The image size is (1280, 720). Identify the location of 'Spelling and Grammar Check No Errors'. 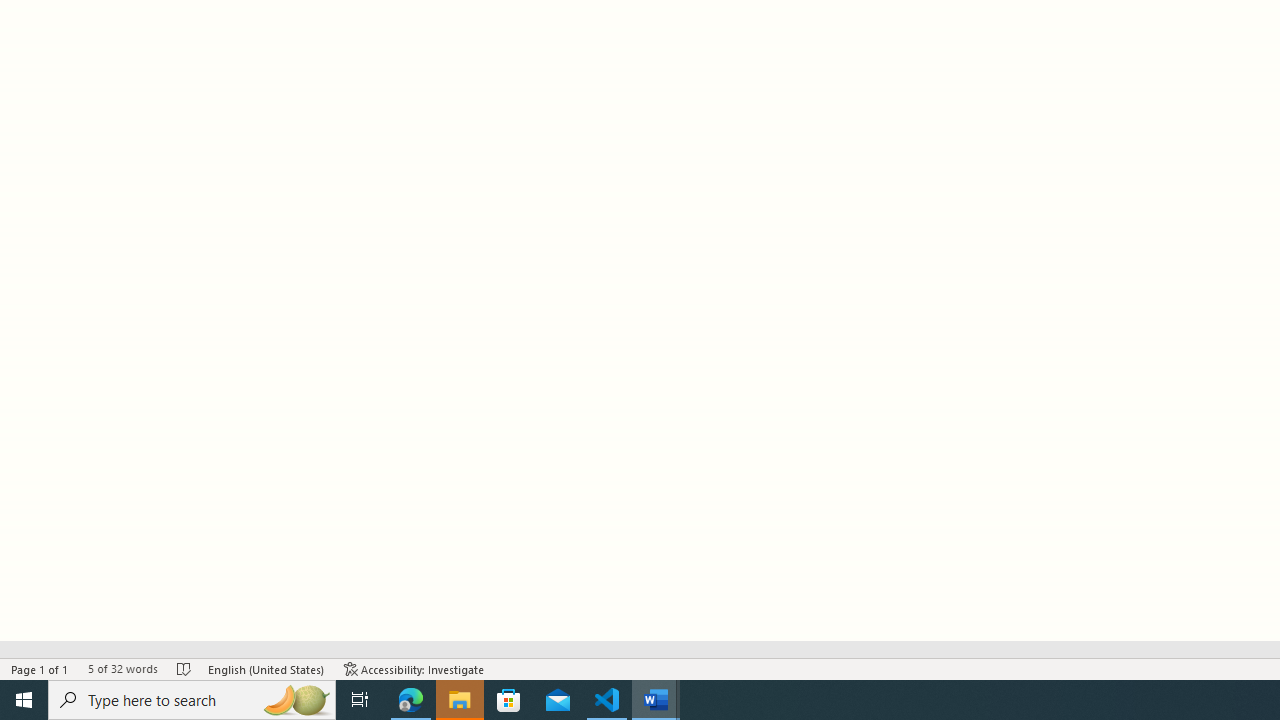
(184, 669).